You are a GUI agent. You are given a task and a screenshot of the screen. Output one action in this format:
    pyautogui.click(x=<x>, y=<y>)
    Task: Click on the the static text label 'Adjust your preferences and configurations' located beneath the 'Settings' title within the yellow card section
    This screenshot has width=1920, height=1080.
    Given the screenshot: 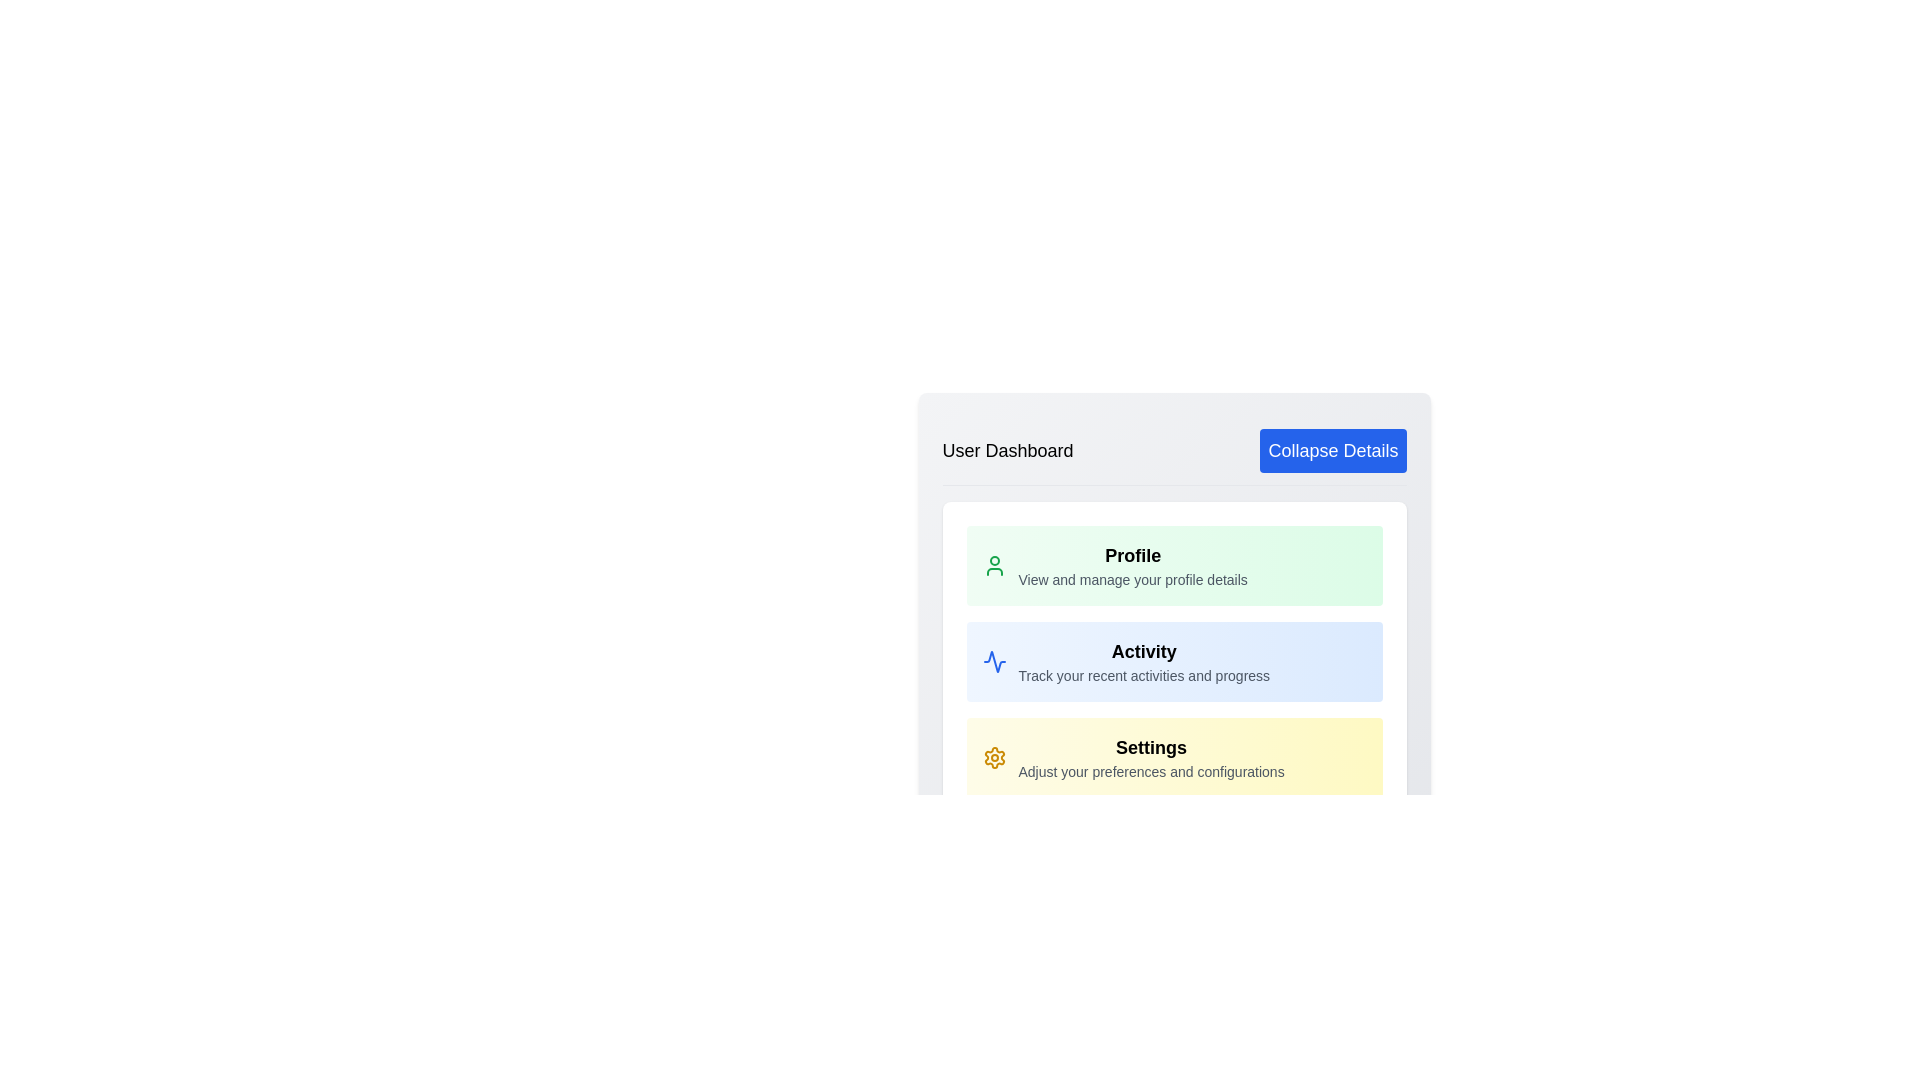 What is the action you would take?
    pyautogui.click(x=1151, y=770)
    